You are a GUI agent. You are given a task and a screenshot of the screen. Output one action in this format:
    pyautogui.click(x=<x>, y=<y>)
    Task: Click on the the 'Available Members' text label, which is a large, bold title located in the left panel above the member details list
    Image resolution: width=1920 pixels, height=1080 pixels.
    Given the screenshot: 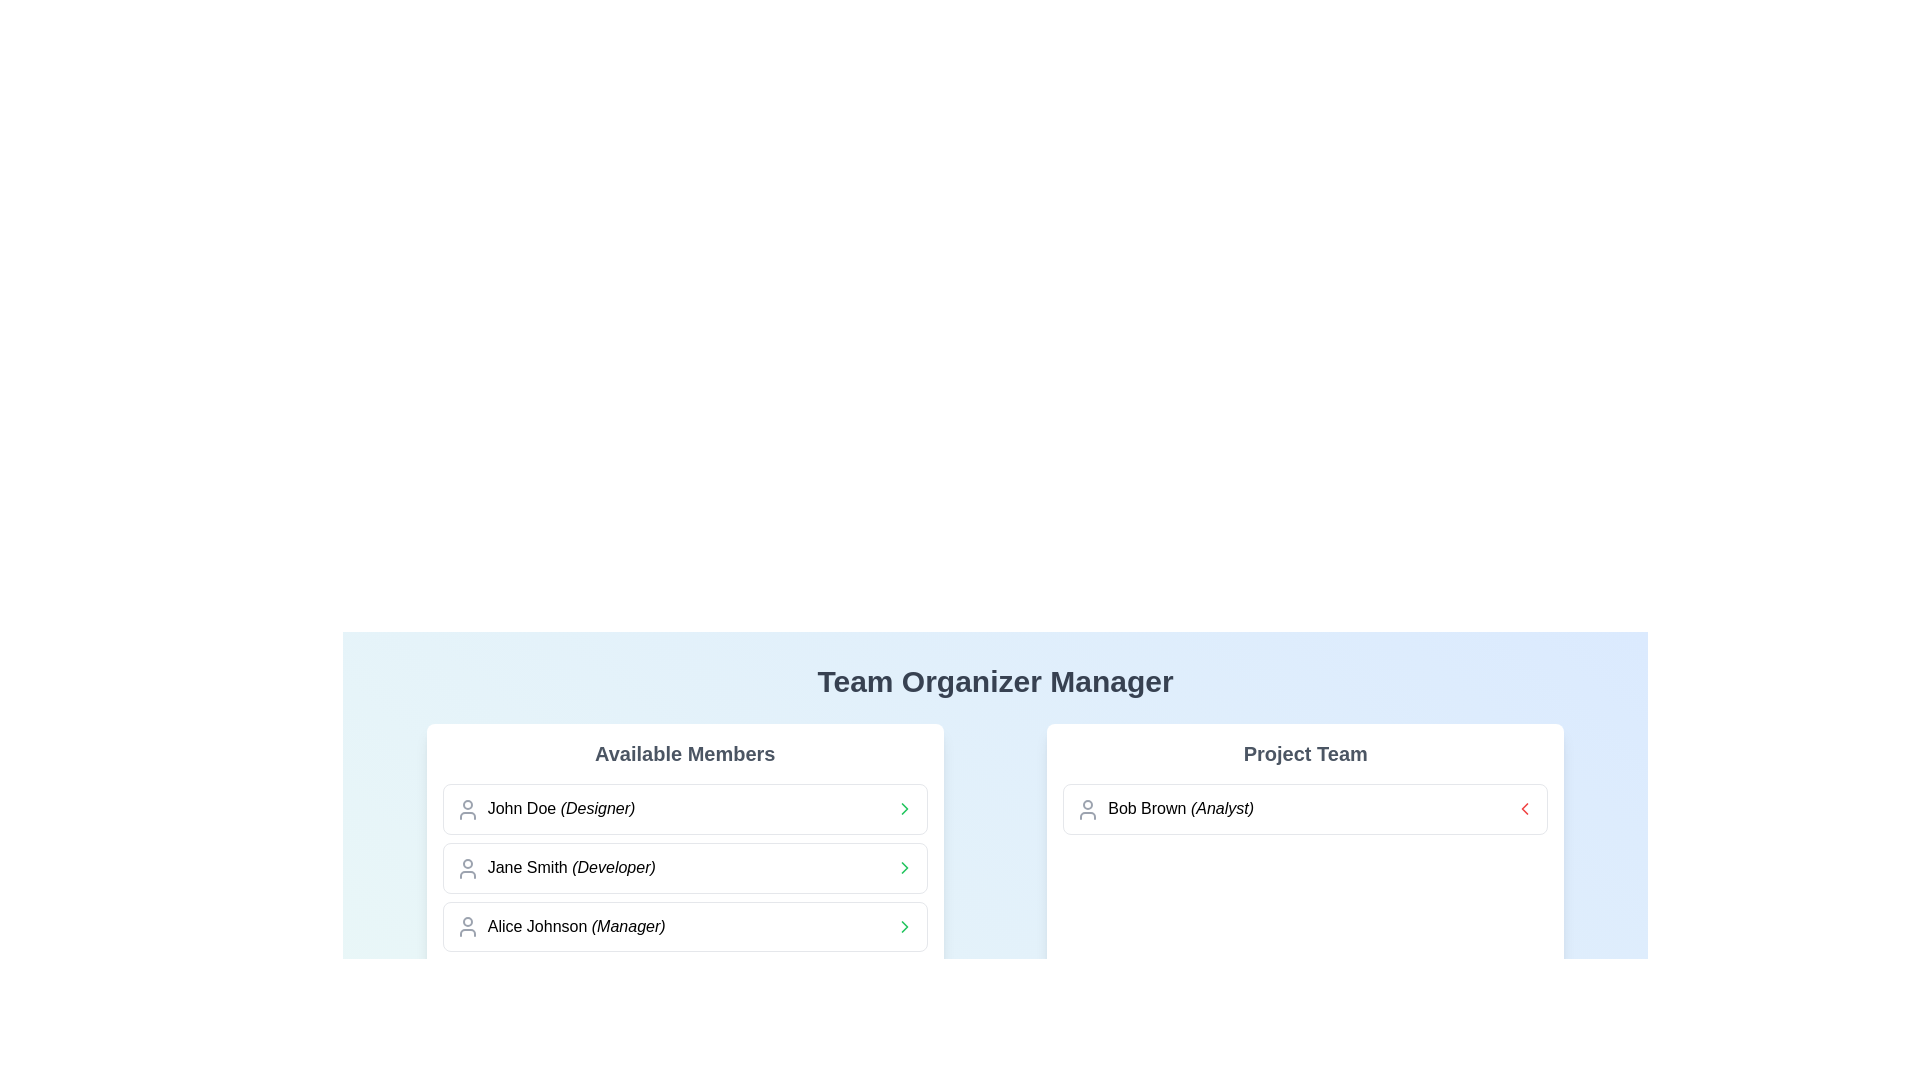 What is the action you would take?
    pyautogui.click(x=685, y=753)
    